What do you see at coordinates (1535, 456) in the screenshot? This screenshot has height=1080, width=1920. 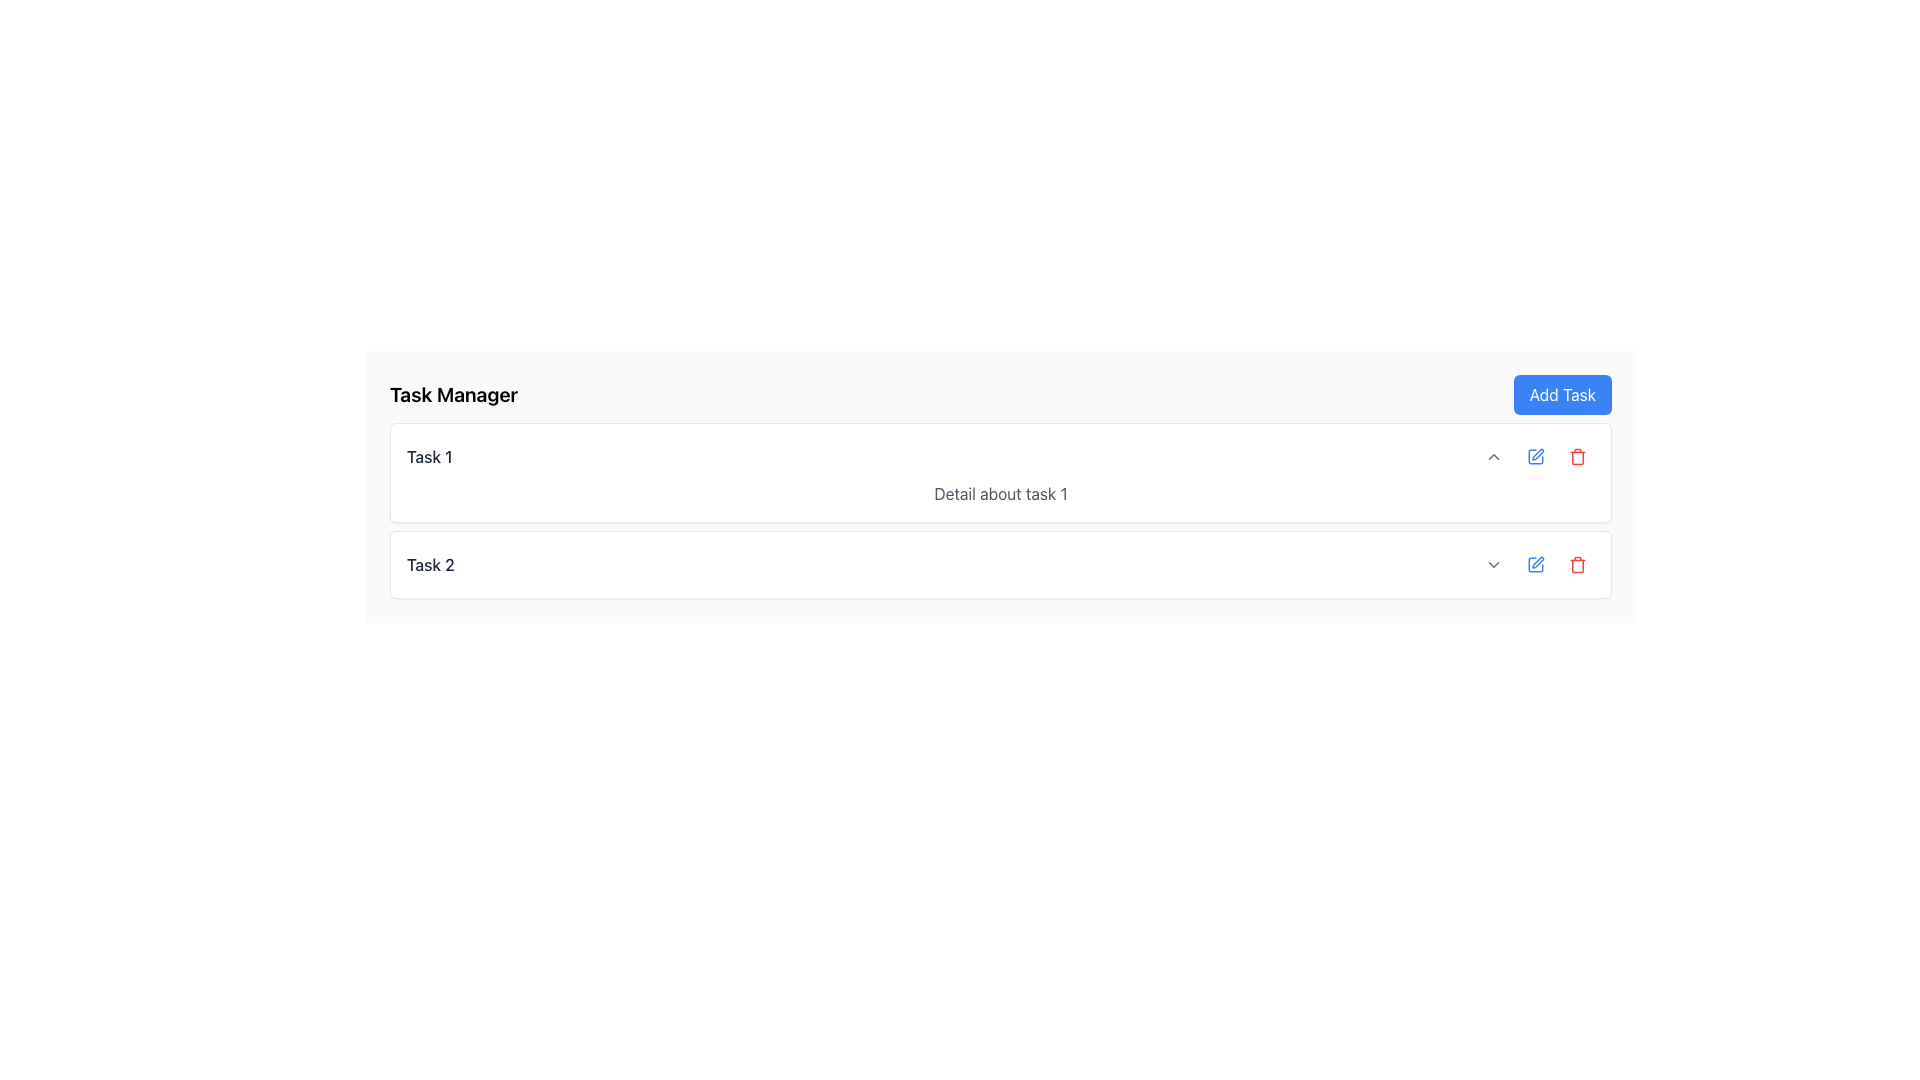 I see `the editing icon, which is a blue square button with a pen symbol, located as the second icon in the control group on the right side of the task entry` at bounding box center [1535, 456].